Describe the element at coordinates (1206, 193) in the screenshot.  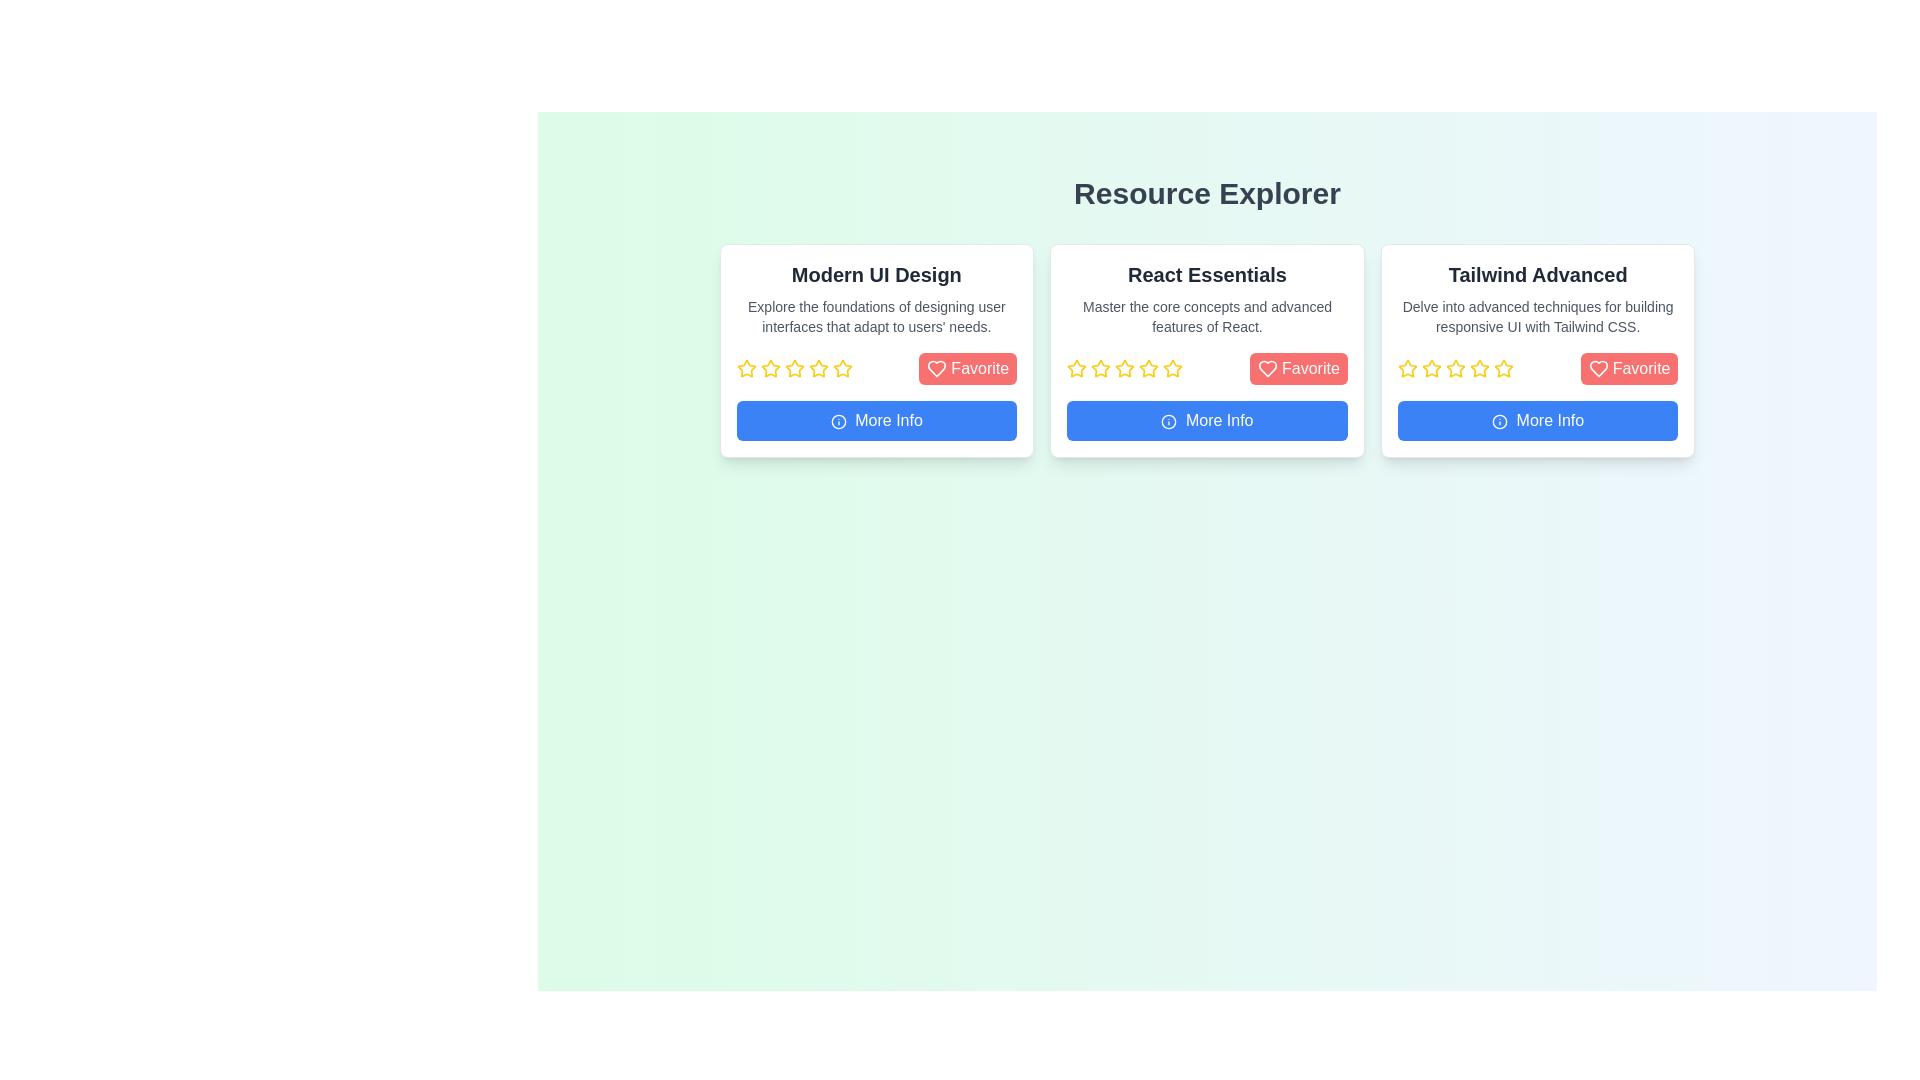
I see `title text element located at the top of the section, which indicates the main theme or purpose of the content below it` at that location.